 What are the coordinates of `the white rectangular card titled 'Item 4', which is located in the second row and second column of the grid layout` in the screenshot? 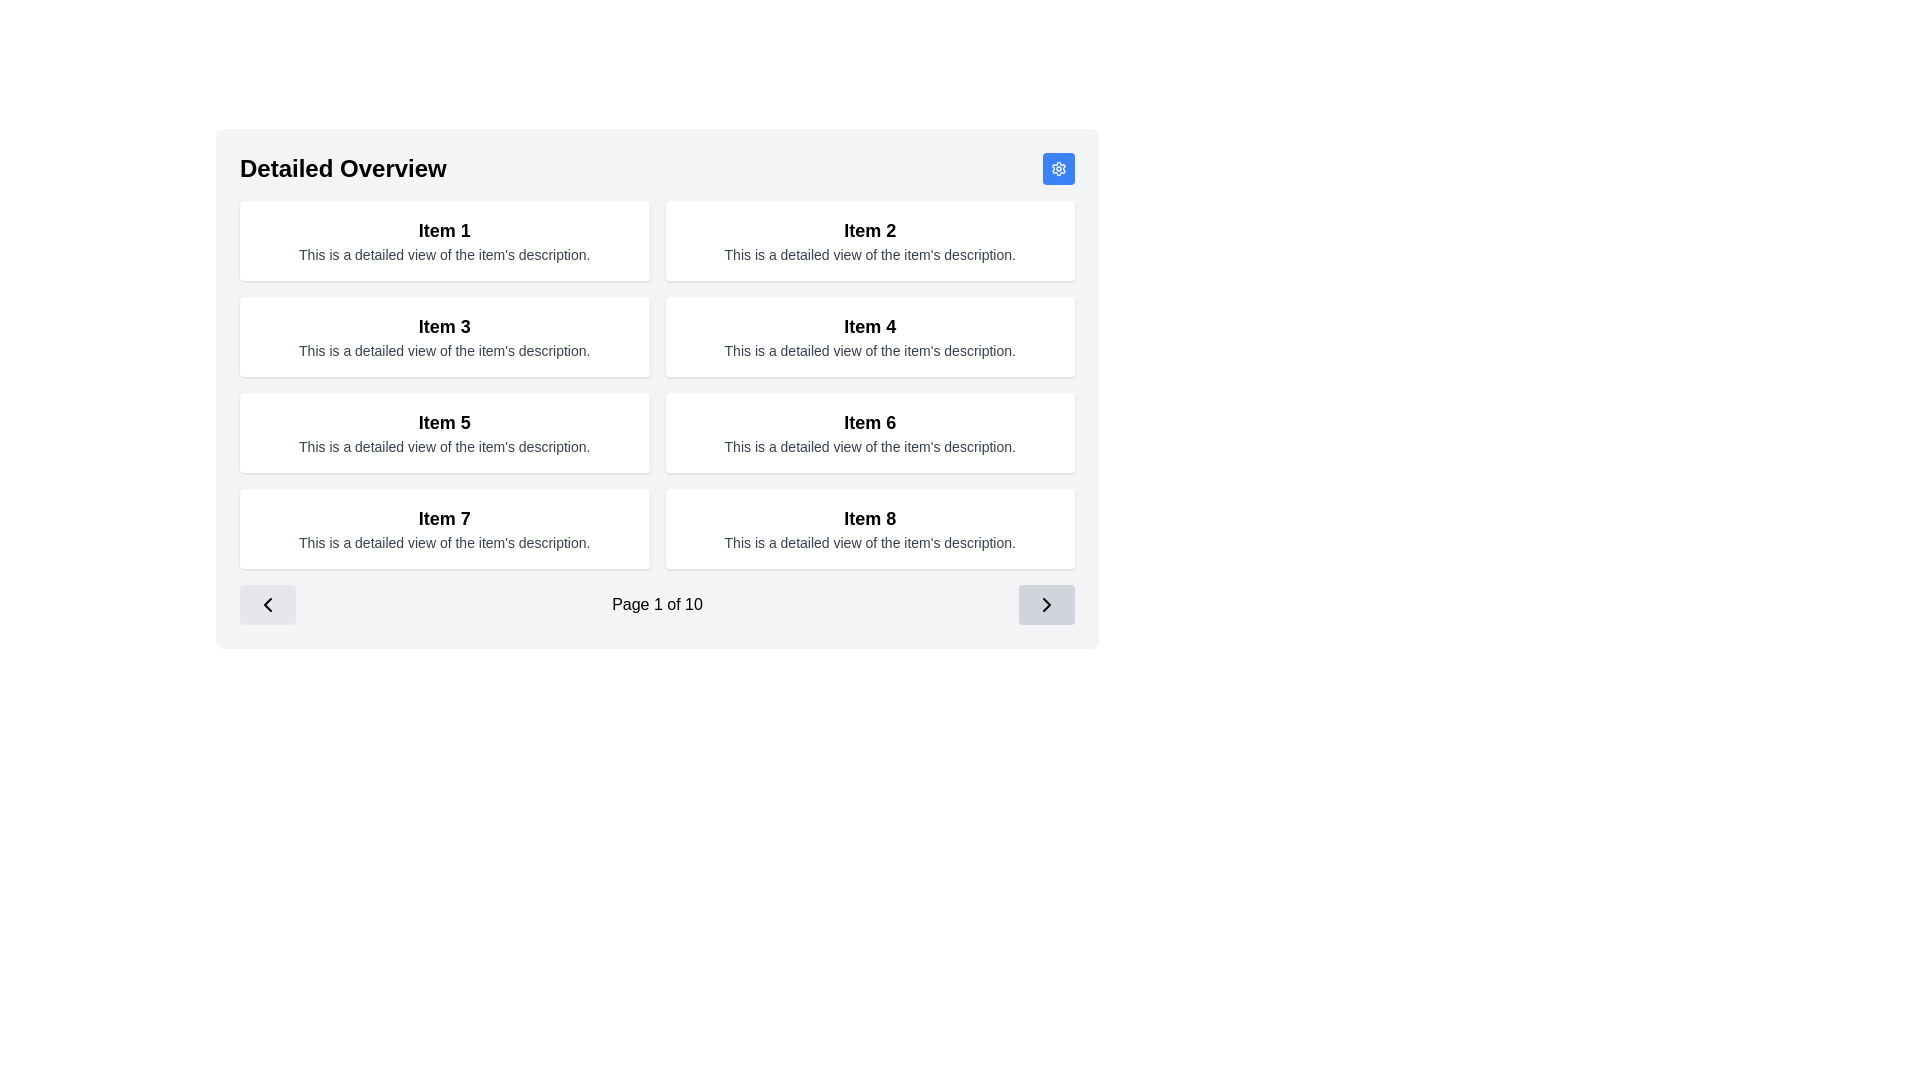 It's located at (870, 335).